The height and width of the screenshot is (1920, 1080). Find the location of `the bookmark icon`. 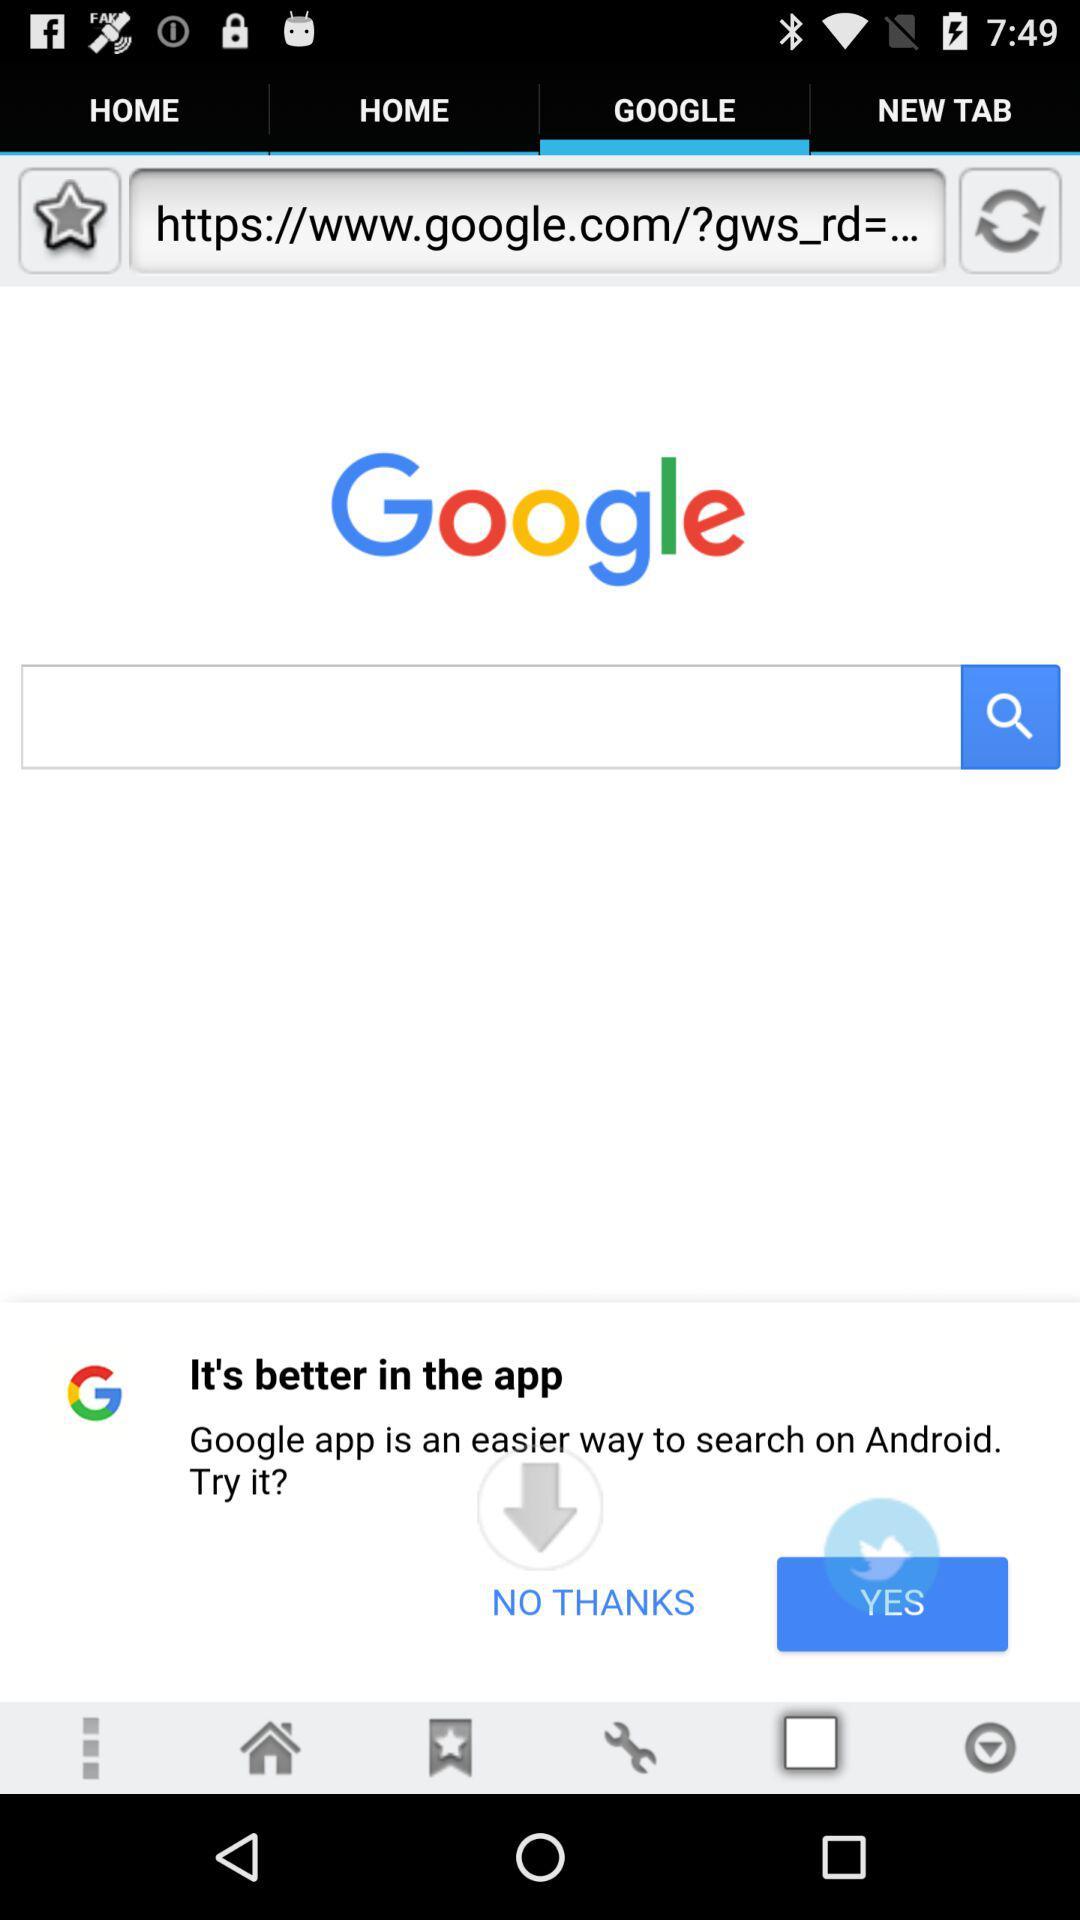

the bookmark icon is located at coordinates (450, 1869).